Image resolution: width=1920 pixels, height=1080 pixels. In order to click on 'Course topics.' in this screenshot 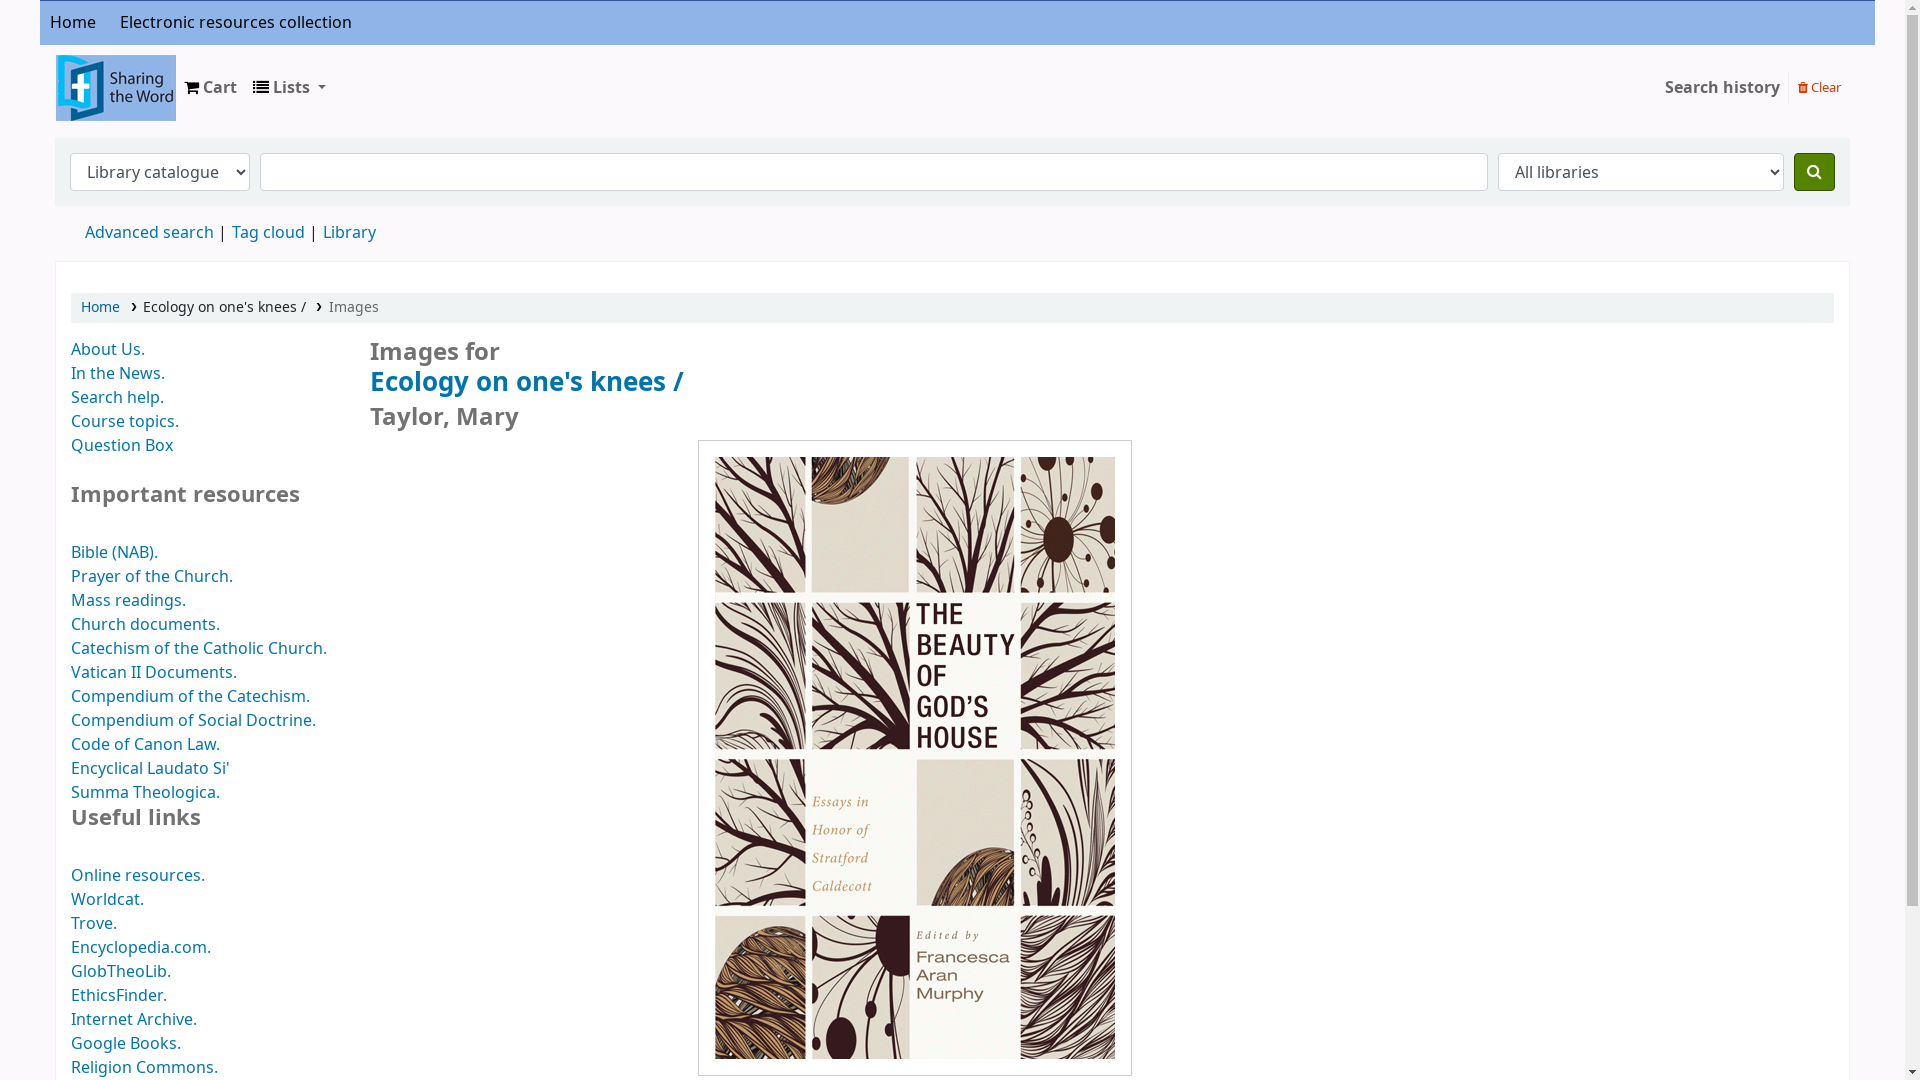, I will do `click(123, 420)`.